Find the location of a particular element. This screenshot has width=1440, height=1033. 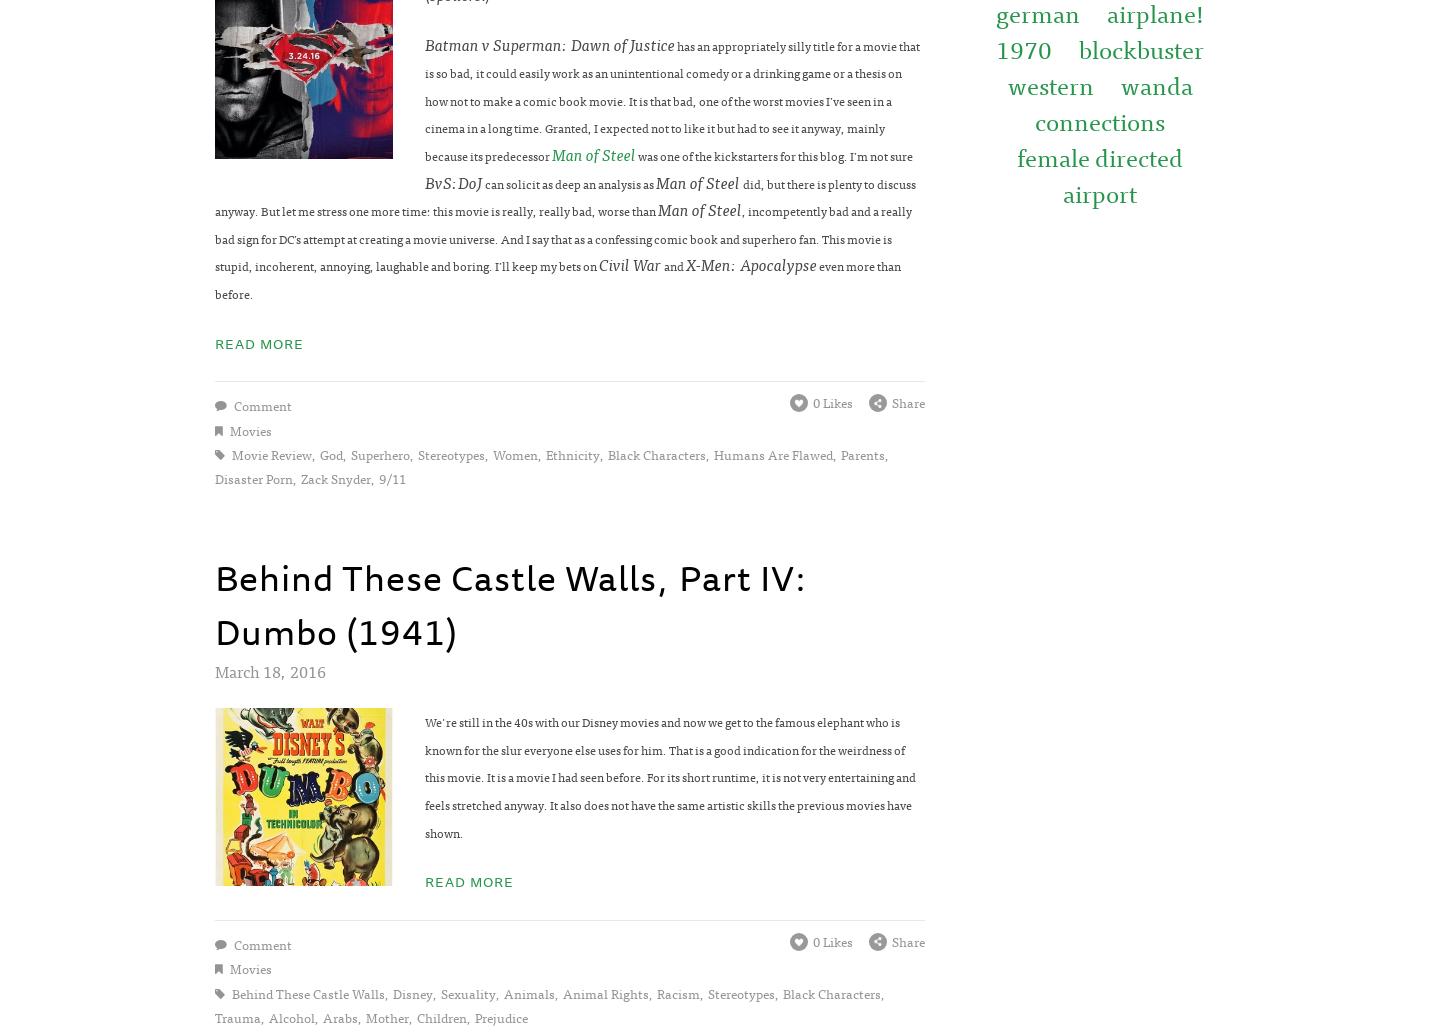

'alcohol' is located at coordinates (291, 1016).